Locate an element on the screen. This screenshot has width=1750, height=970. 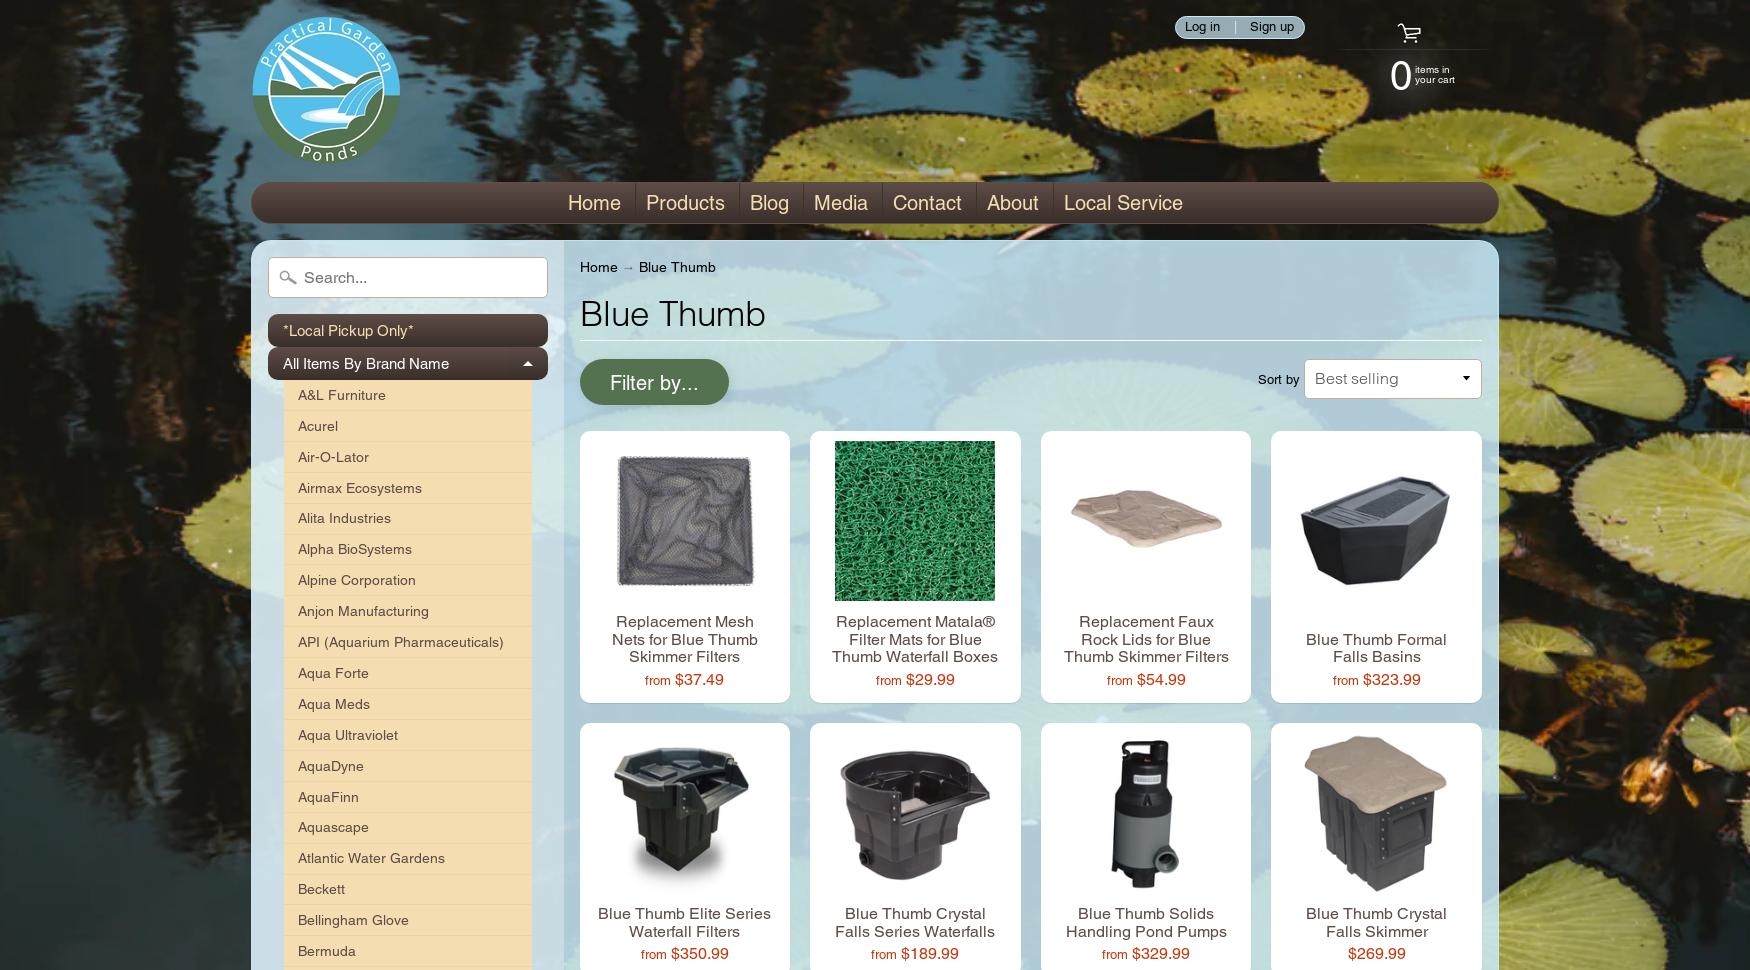
'Sort by' is located at coordinates (1278, 377).